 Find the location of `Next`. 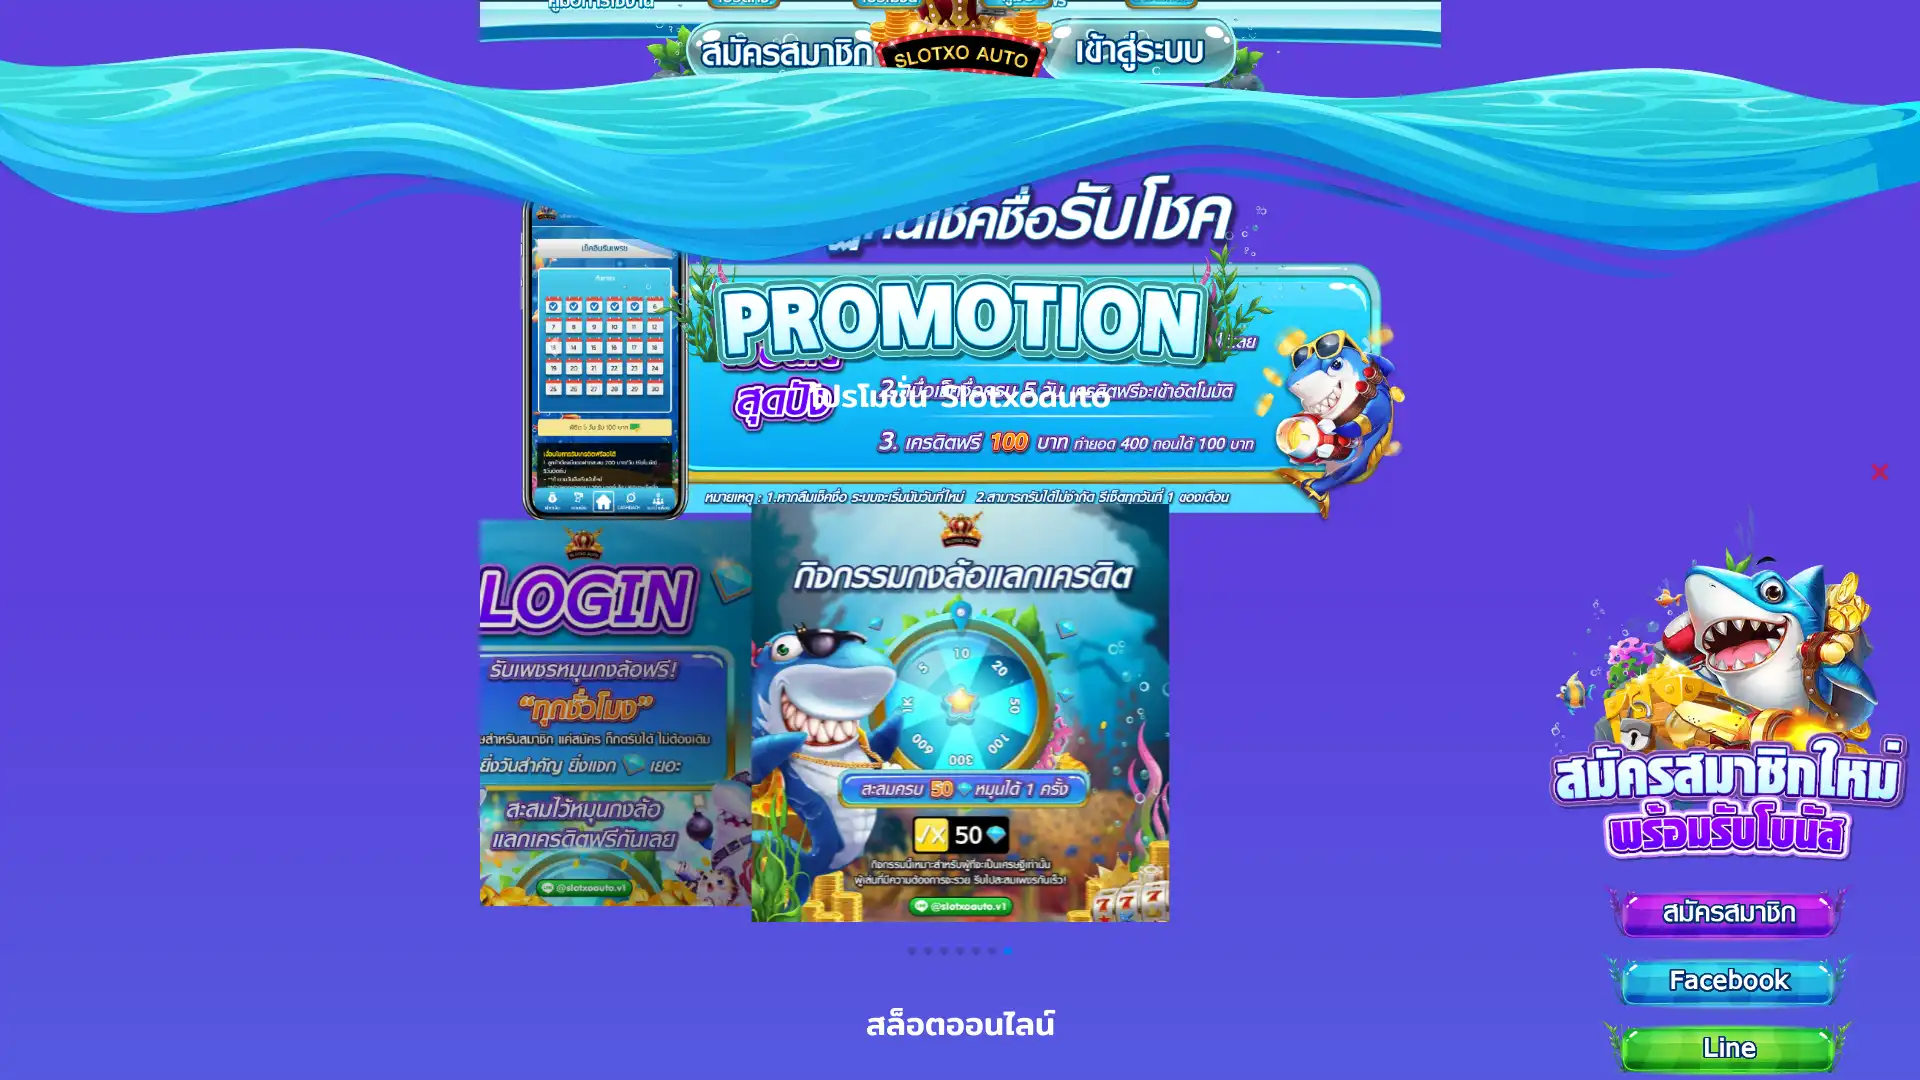

Next is located at coordinates (1367, 345).